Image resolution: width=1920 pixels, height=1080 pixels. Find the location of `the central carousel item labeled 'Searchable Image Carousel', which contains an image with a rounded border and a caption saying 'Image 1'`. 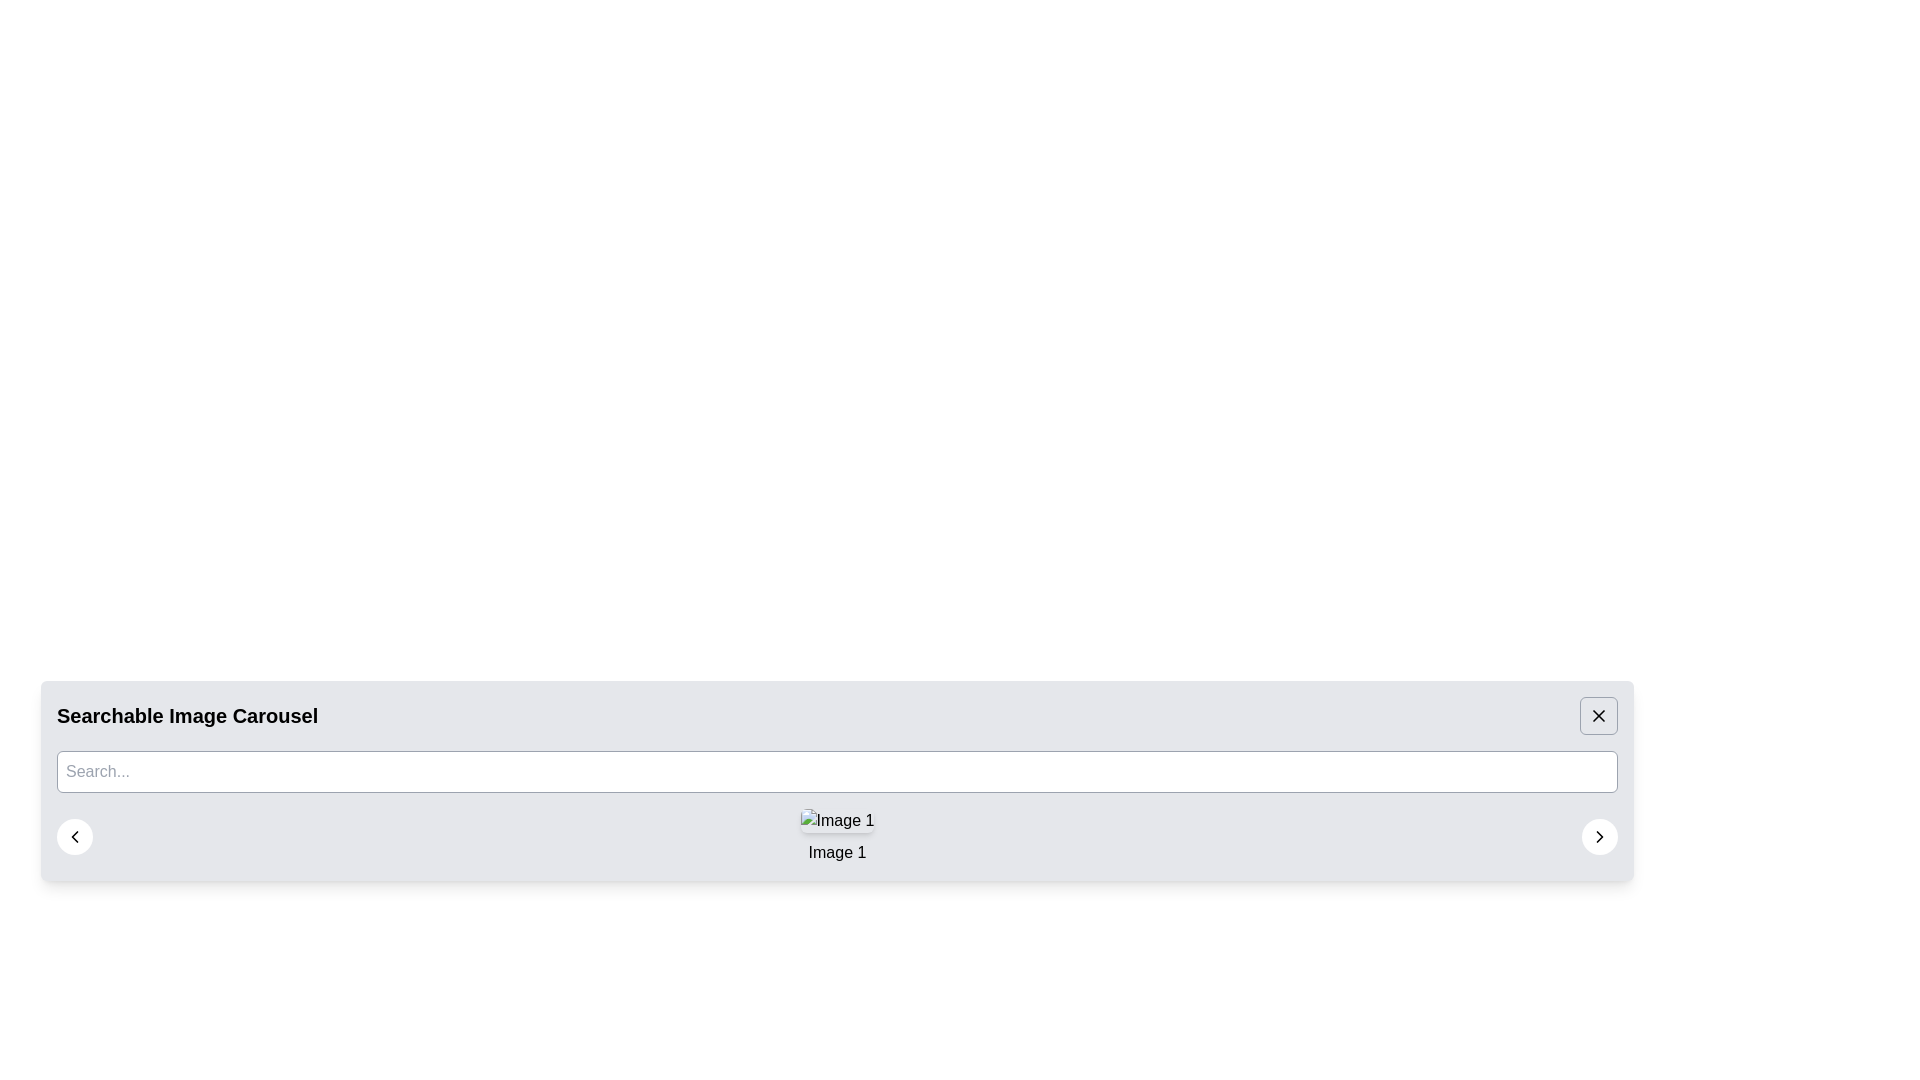

the central carousel item labeled 'Searchable Image Carousel', which contains an image with a rounded border and a caption saying 'Image 1' is located at coordinates (837, 837).